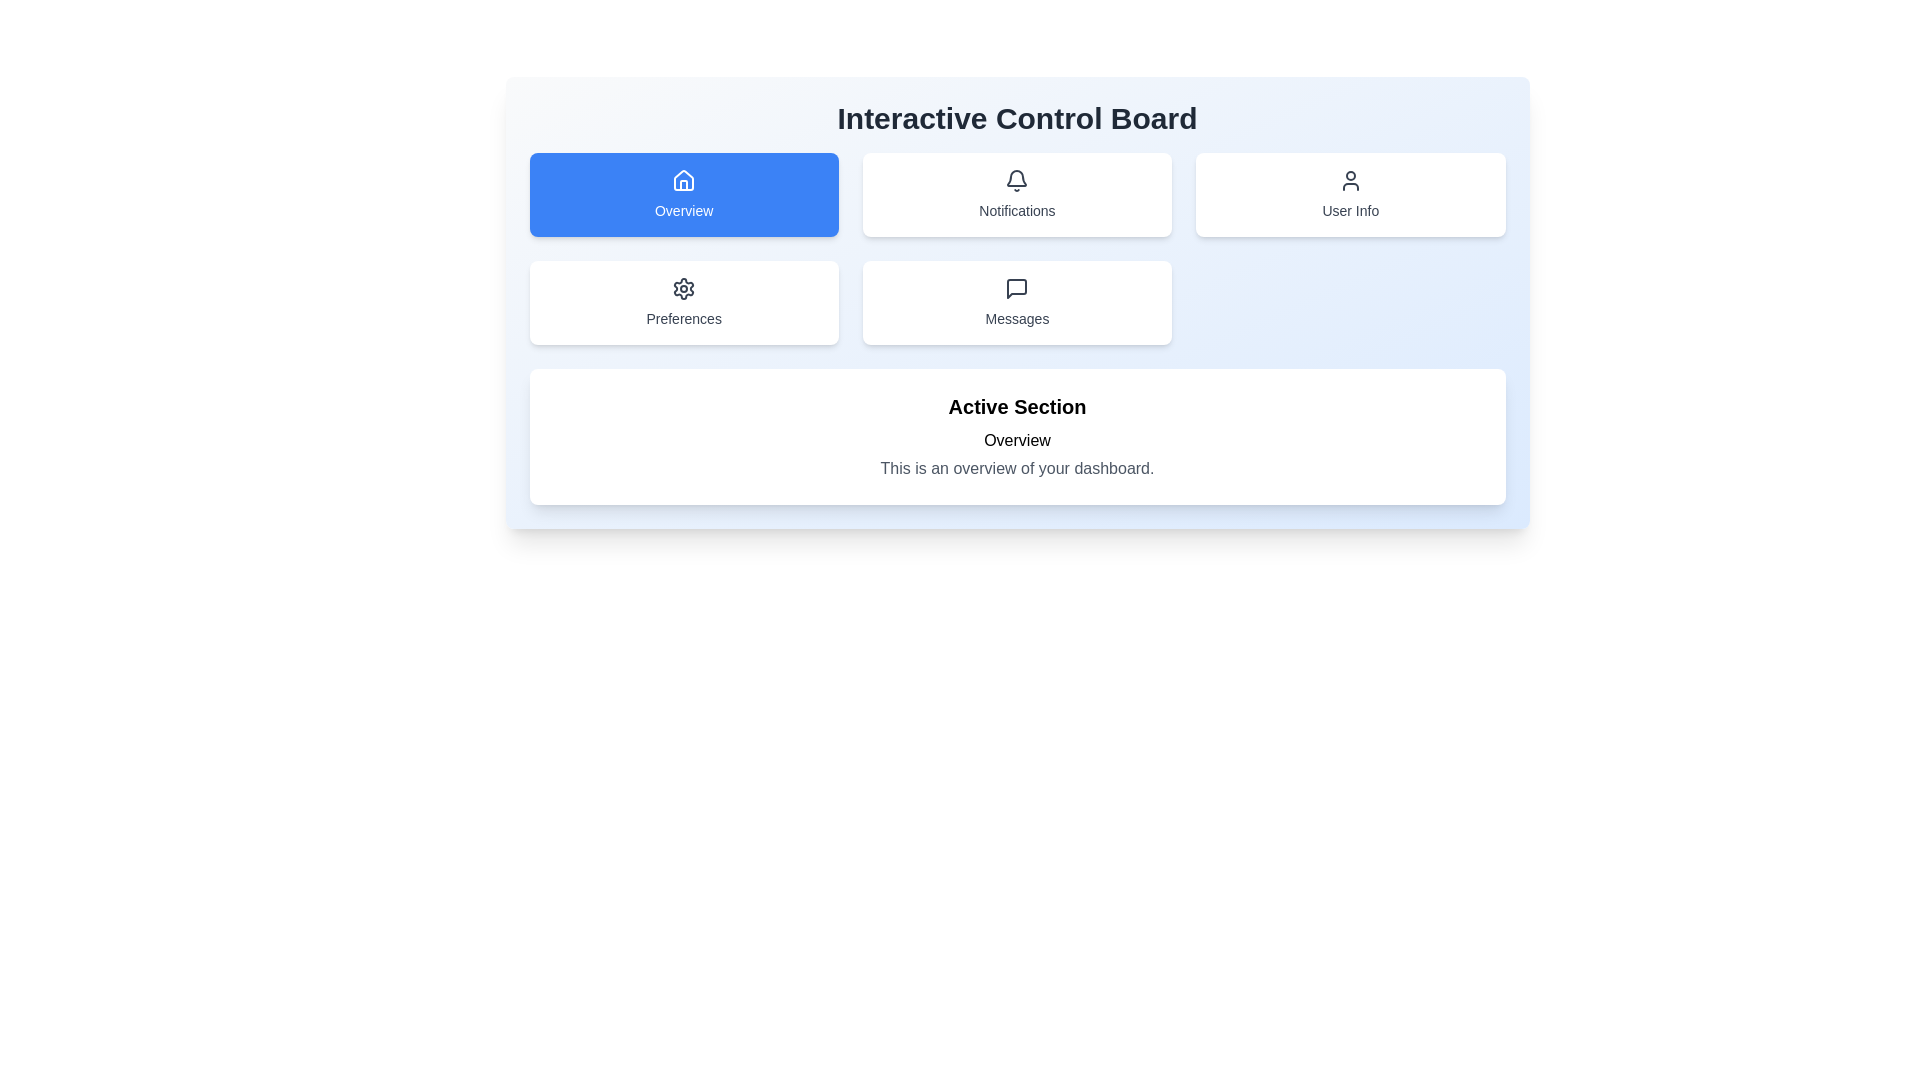 The width and height of the screenshot is (1920, 1080). What do you see at coordinates (1017, 119) in the screenshot?
I see `the Header or Title Element located at the top of the interface, above the grid of selectable options` at bounding box center [1017, 119].